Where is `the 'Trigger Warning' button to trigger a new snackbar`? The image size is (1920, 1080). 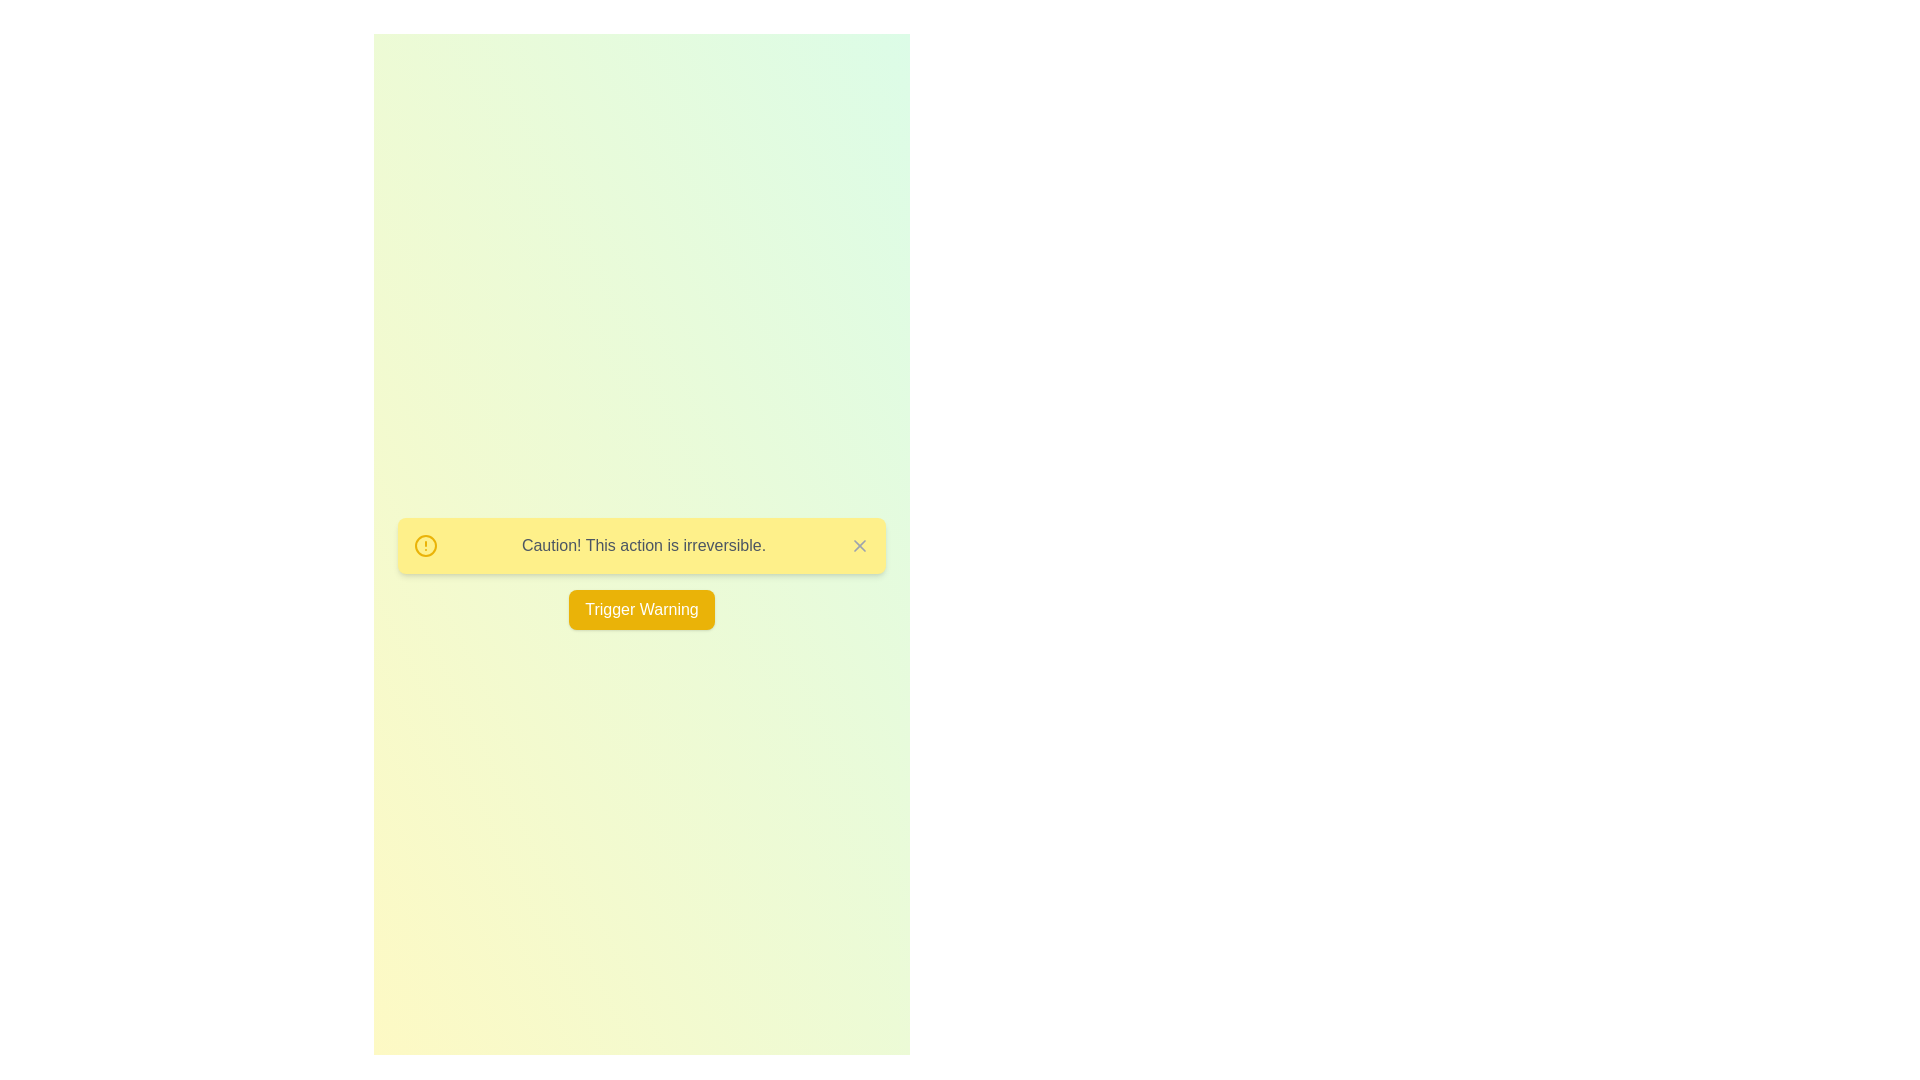 the 'Trigger Warning' button to trigger a new snackbar is located at coordinates (642, 608).